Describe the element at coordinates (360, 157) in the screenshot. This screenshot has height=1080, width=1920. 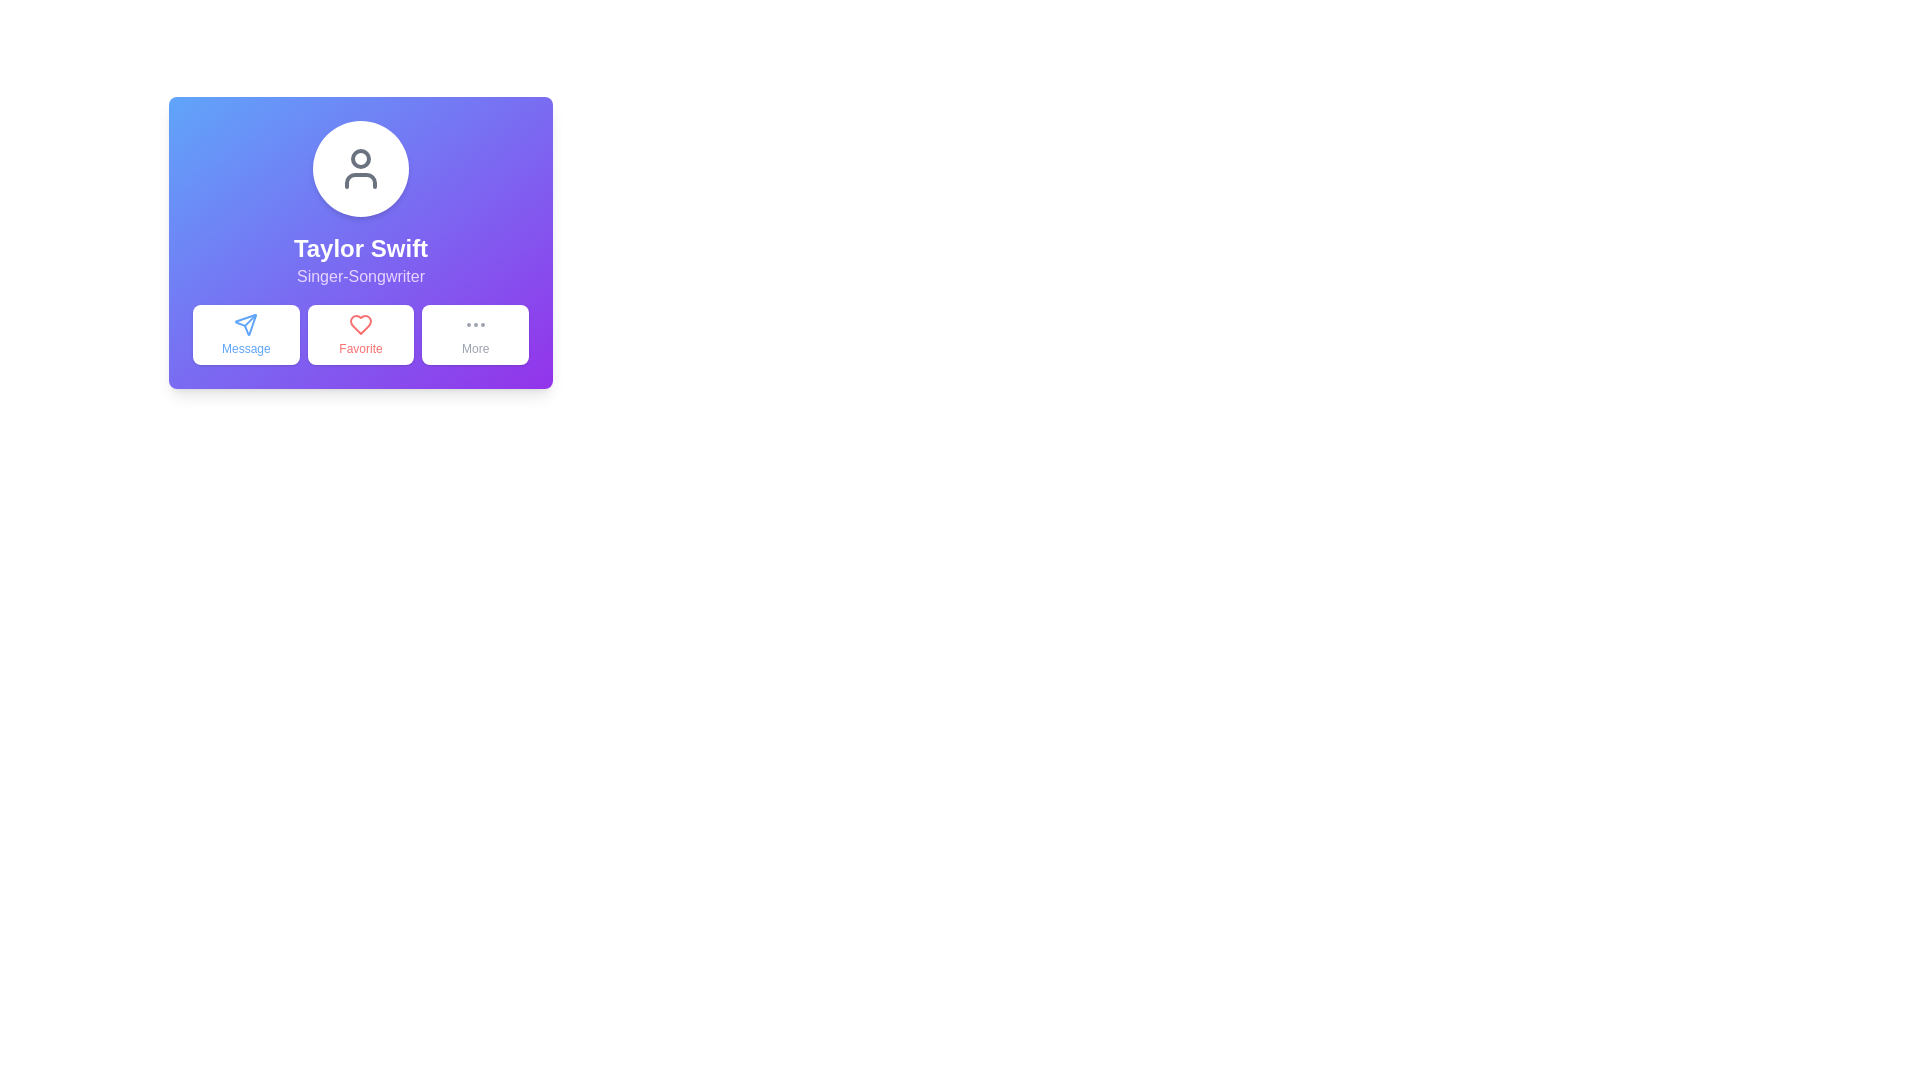
I see `the decorative graphical element that is part of the user profile icon design located at the top of the user card` at that location.